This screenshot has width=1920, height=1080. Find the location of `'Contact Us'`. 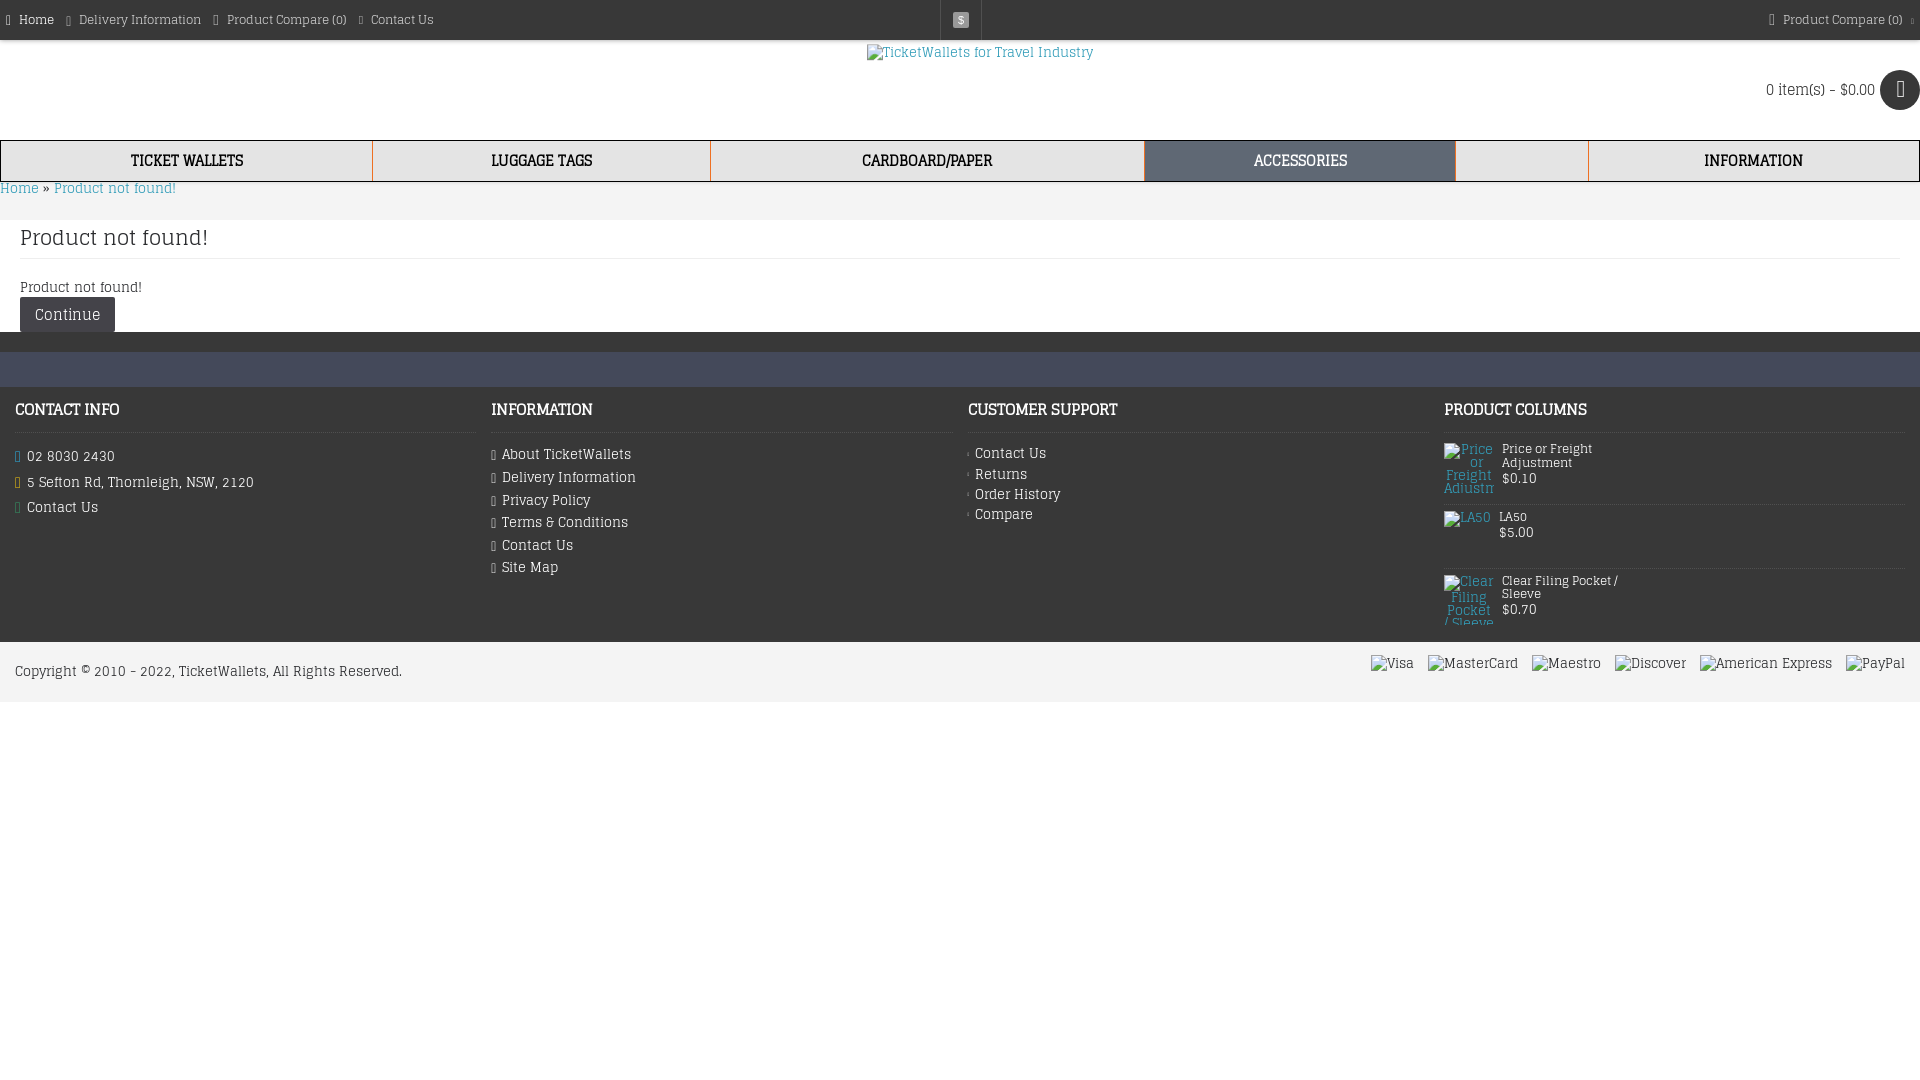

'Contact Us' is located at coordinates (353, 19).